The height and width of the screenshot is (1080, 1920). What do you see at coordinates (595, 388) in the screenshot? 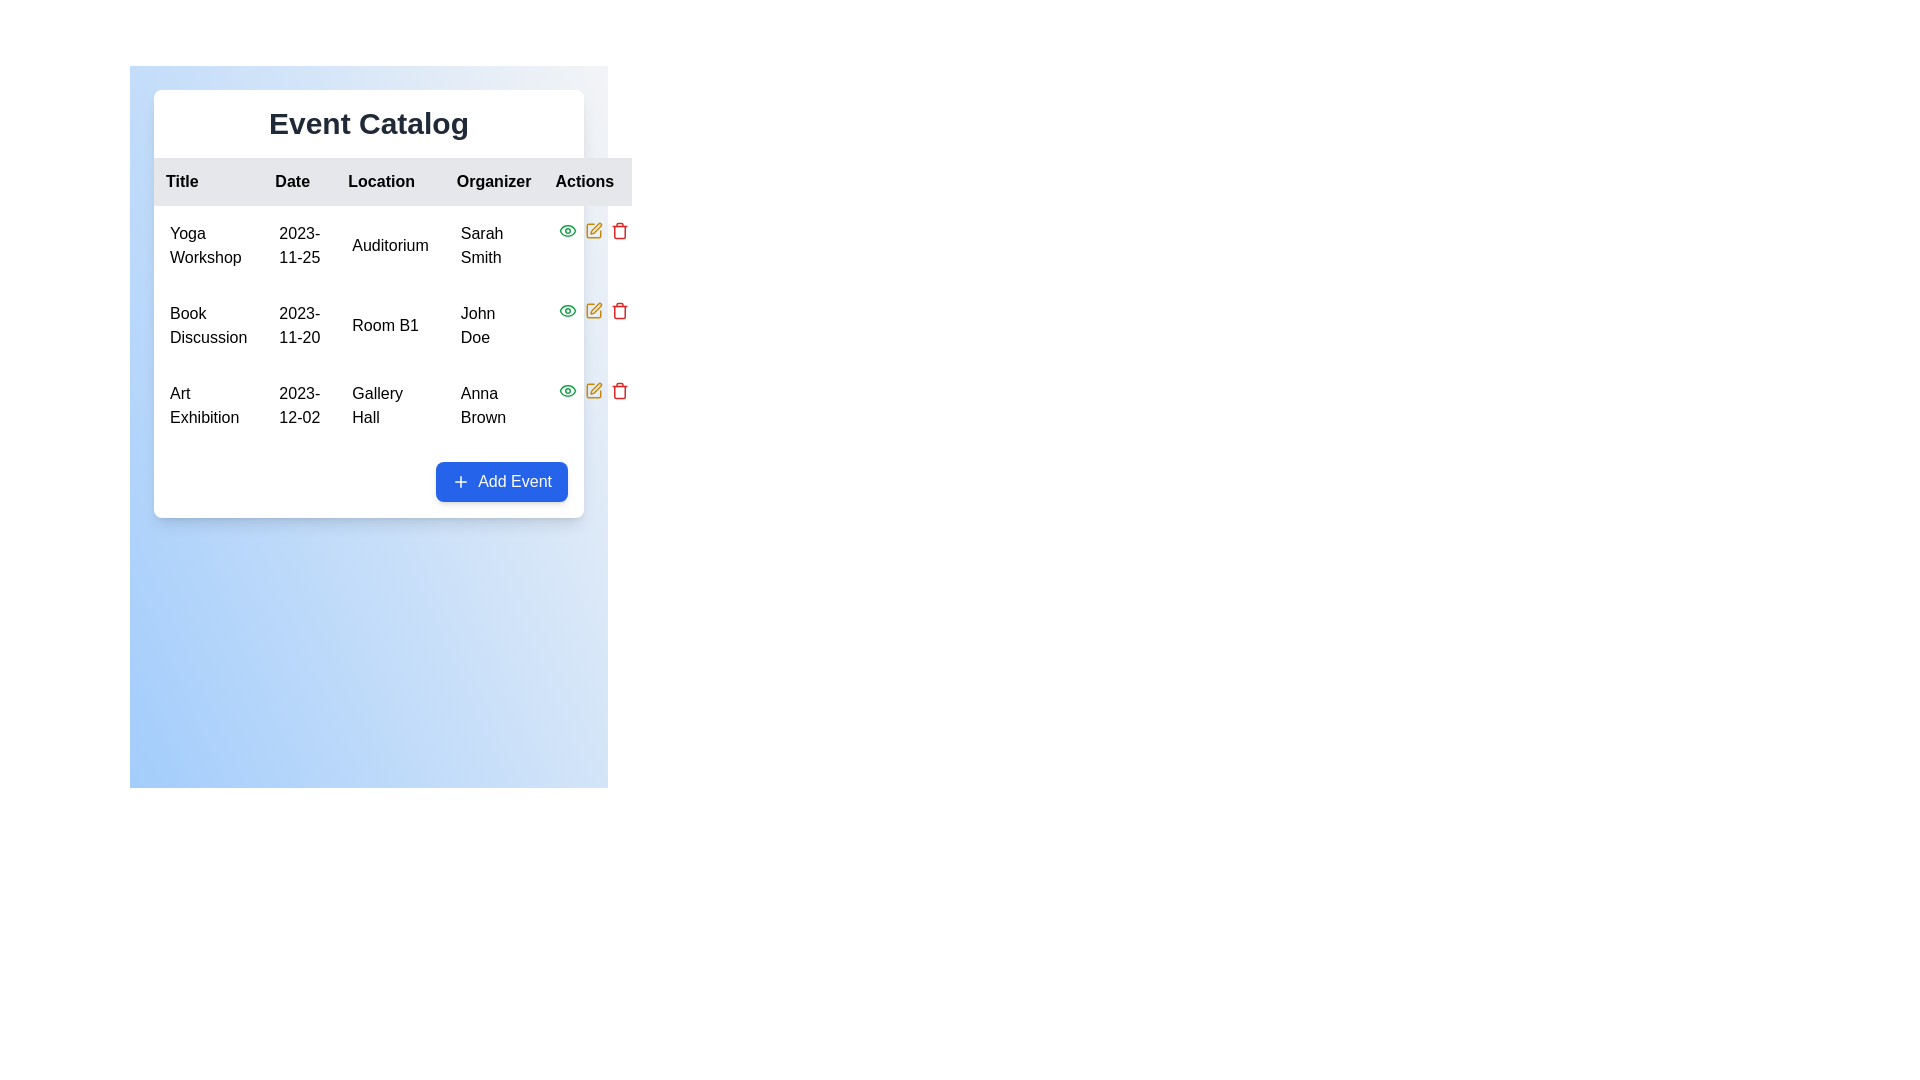
I see `the edit button icon, which is a pen-shaped icon located at the far right of the last row in the data table` at bounding box center [595, 388].